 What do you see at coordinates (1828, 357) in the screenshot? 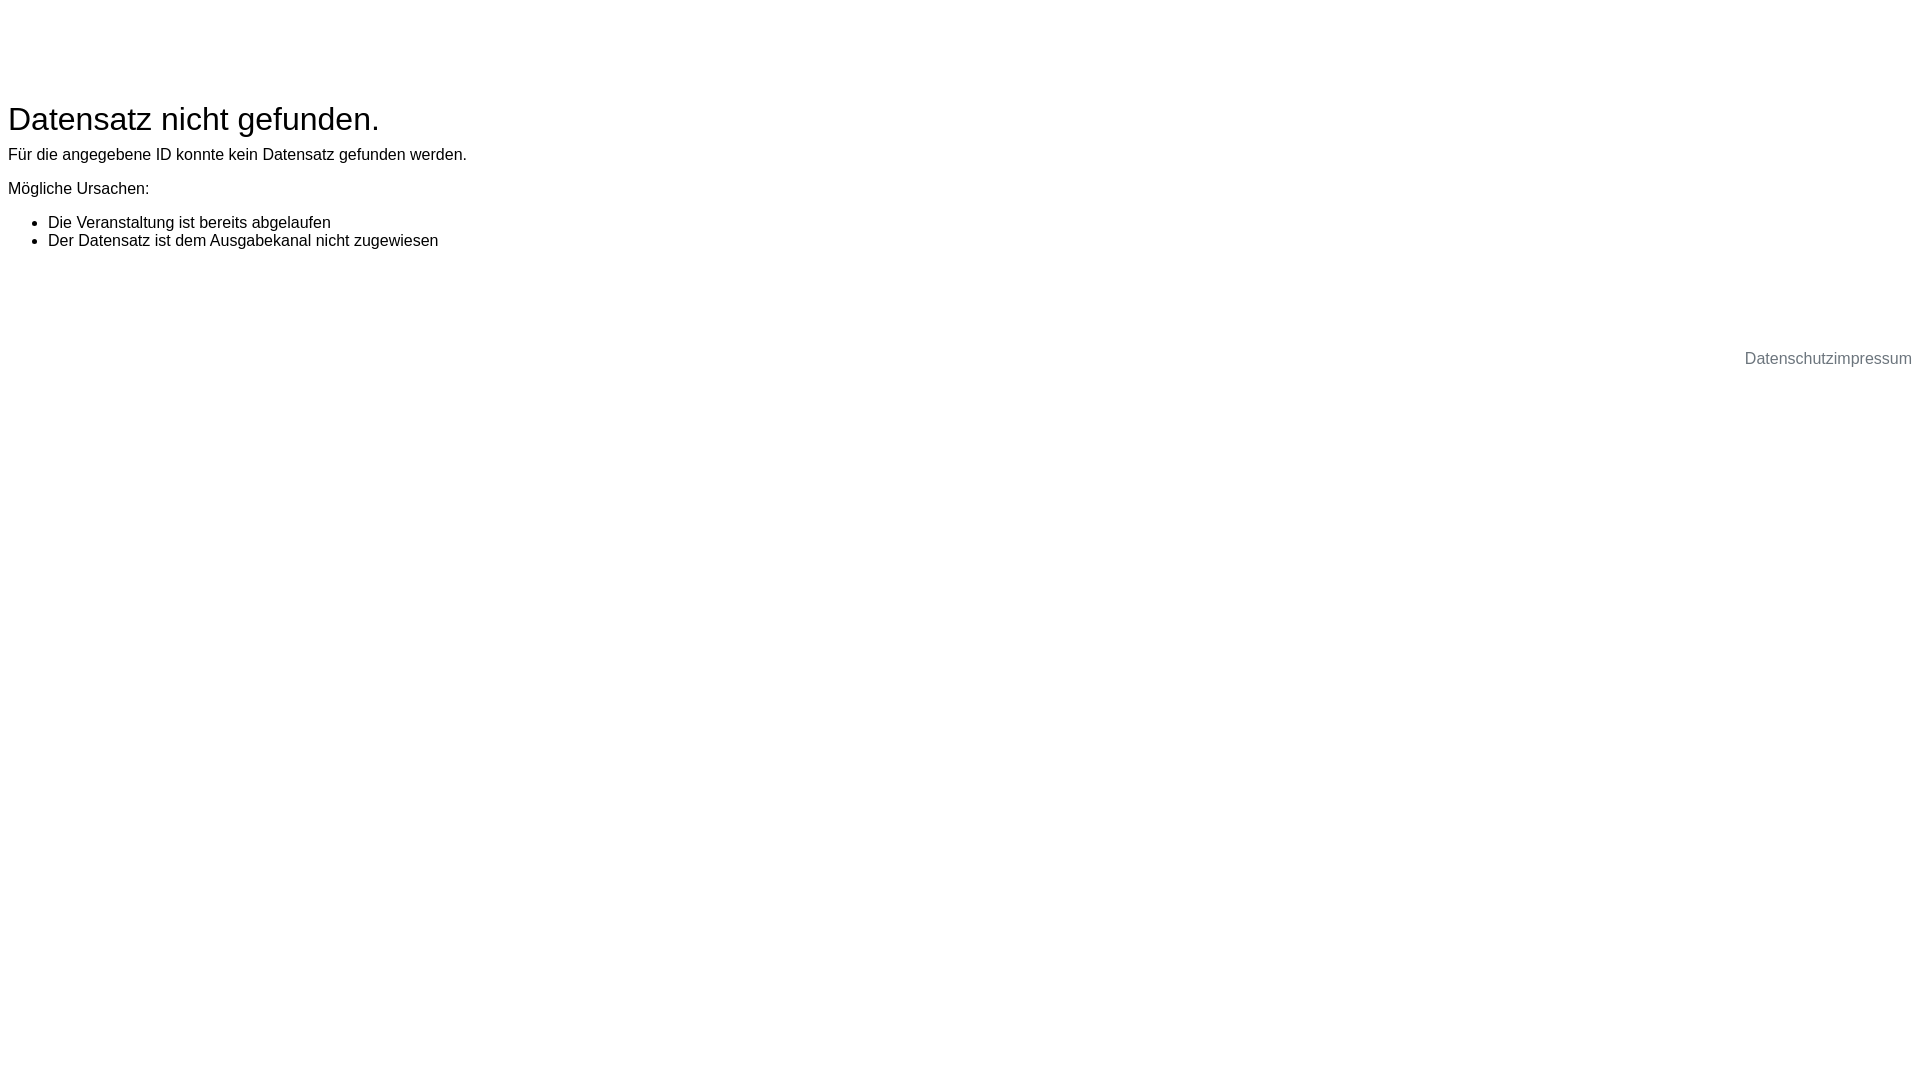
I see `'Datenschutzimpressum'` at bounding box center [1828, 357].